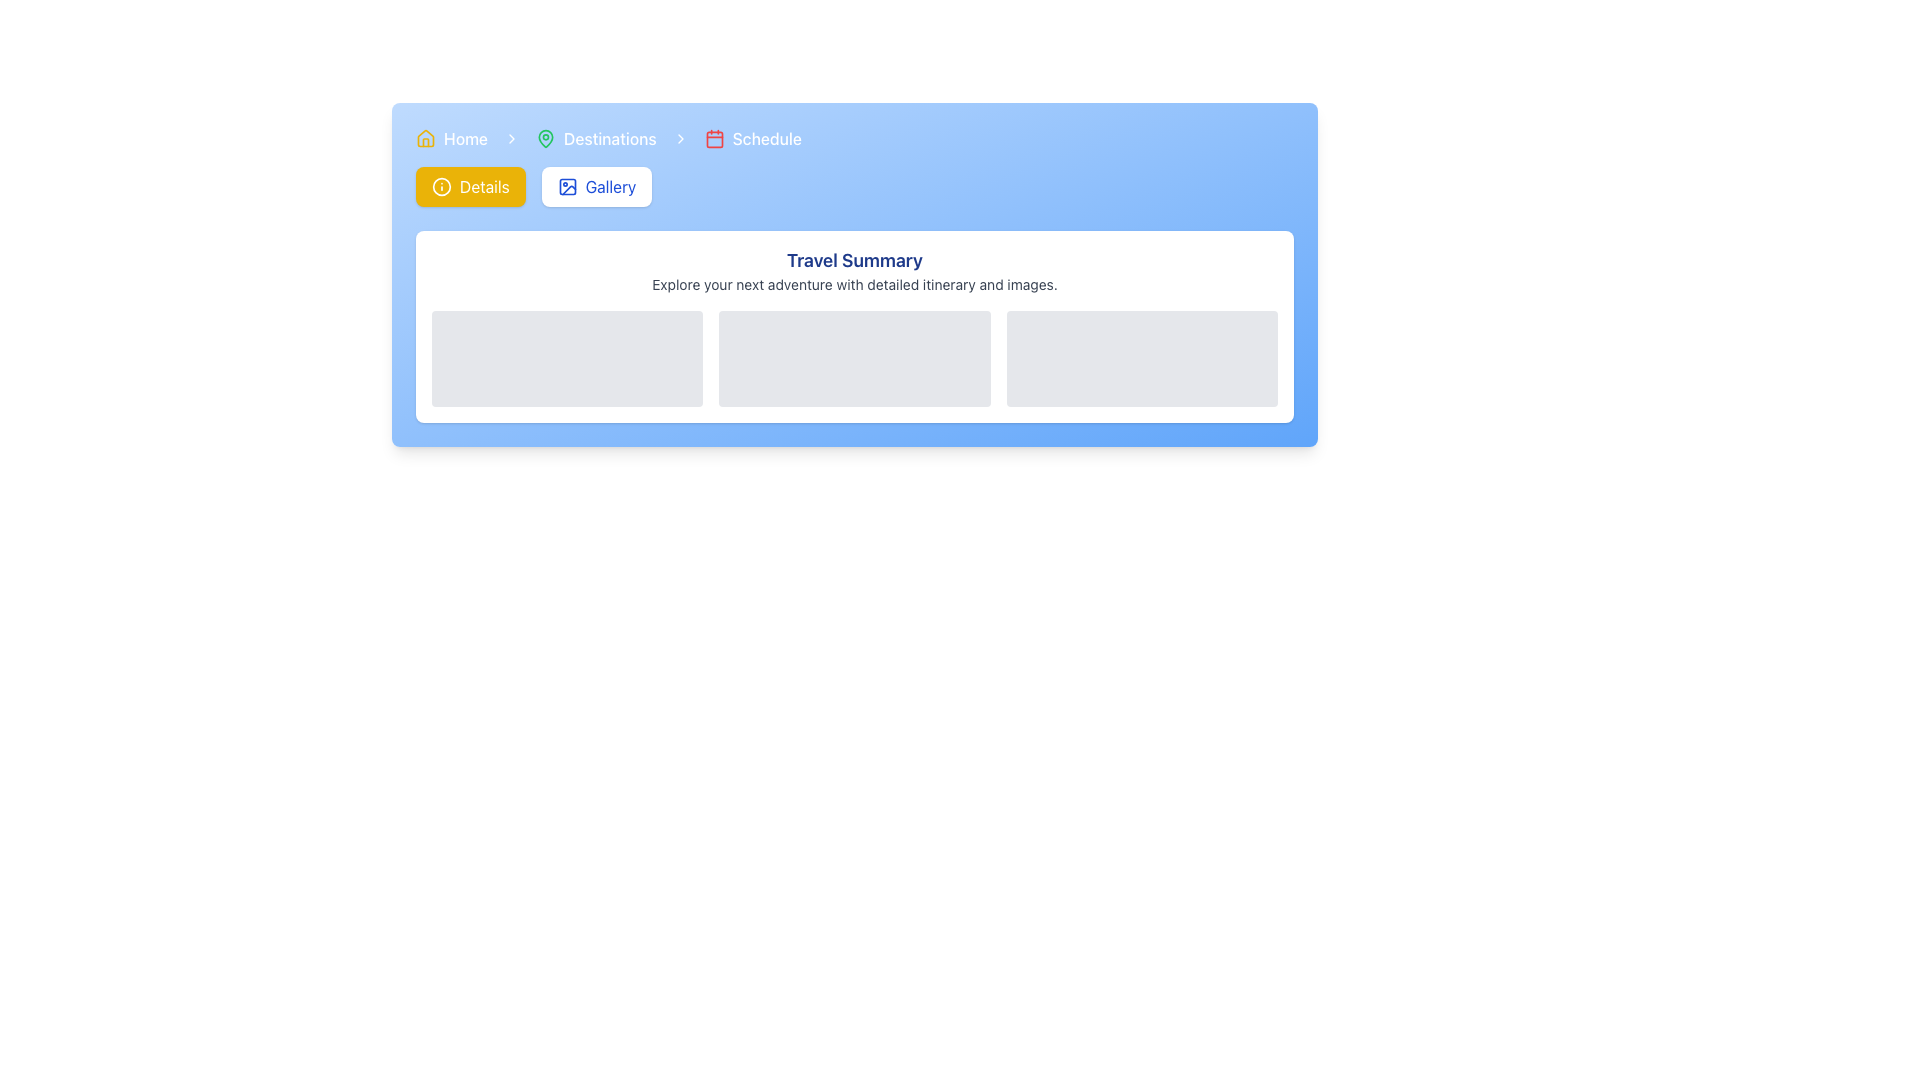 The width and height of the screenshot is (1920, 1080). What do you see at coordinates (714, 137) in the screenshot?
I see `the 'Schedule' icon in the breadcrumb navigation section, located to the left of the 'Schedule' text label and to the right of the 'Destinations' segment` at bounding box center [714, 137].